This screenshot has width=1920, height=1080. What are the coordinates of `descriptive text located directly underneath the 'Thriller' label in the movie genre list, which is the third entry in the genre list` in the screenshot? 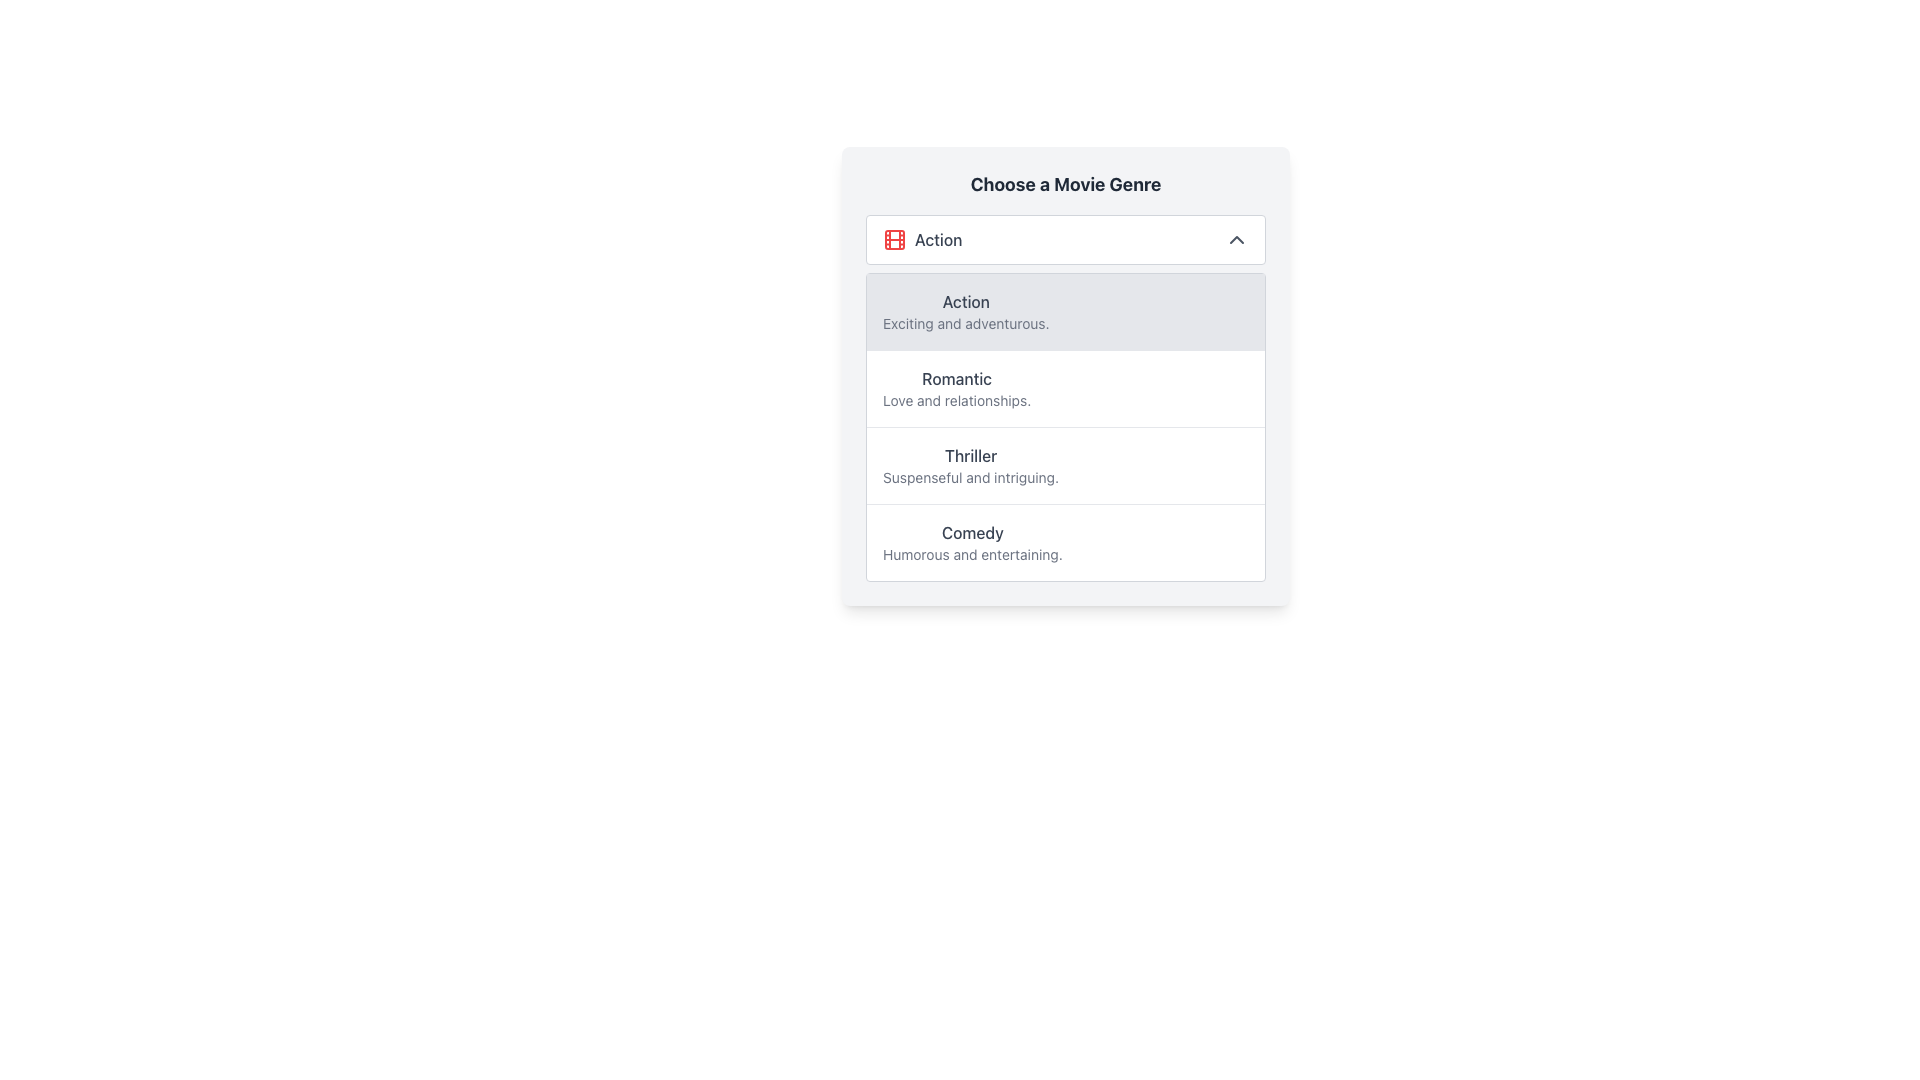 It's located at (970, 478).